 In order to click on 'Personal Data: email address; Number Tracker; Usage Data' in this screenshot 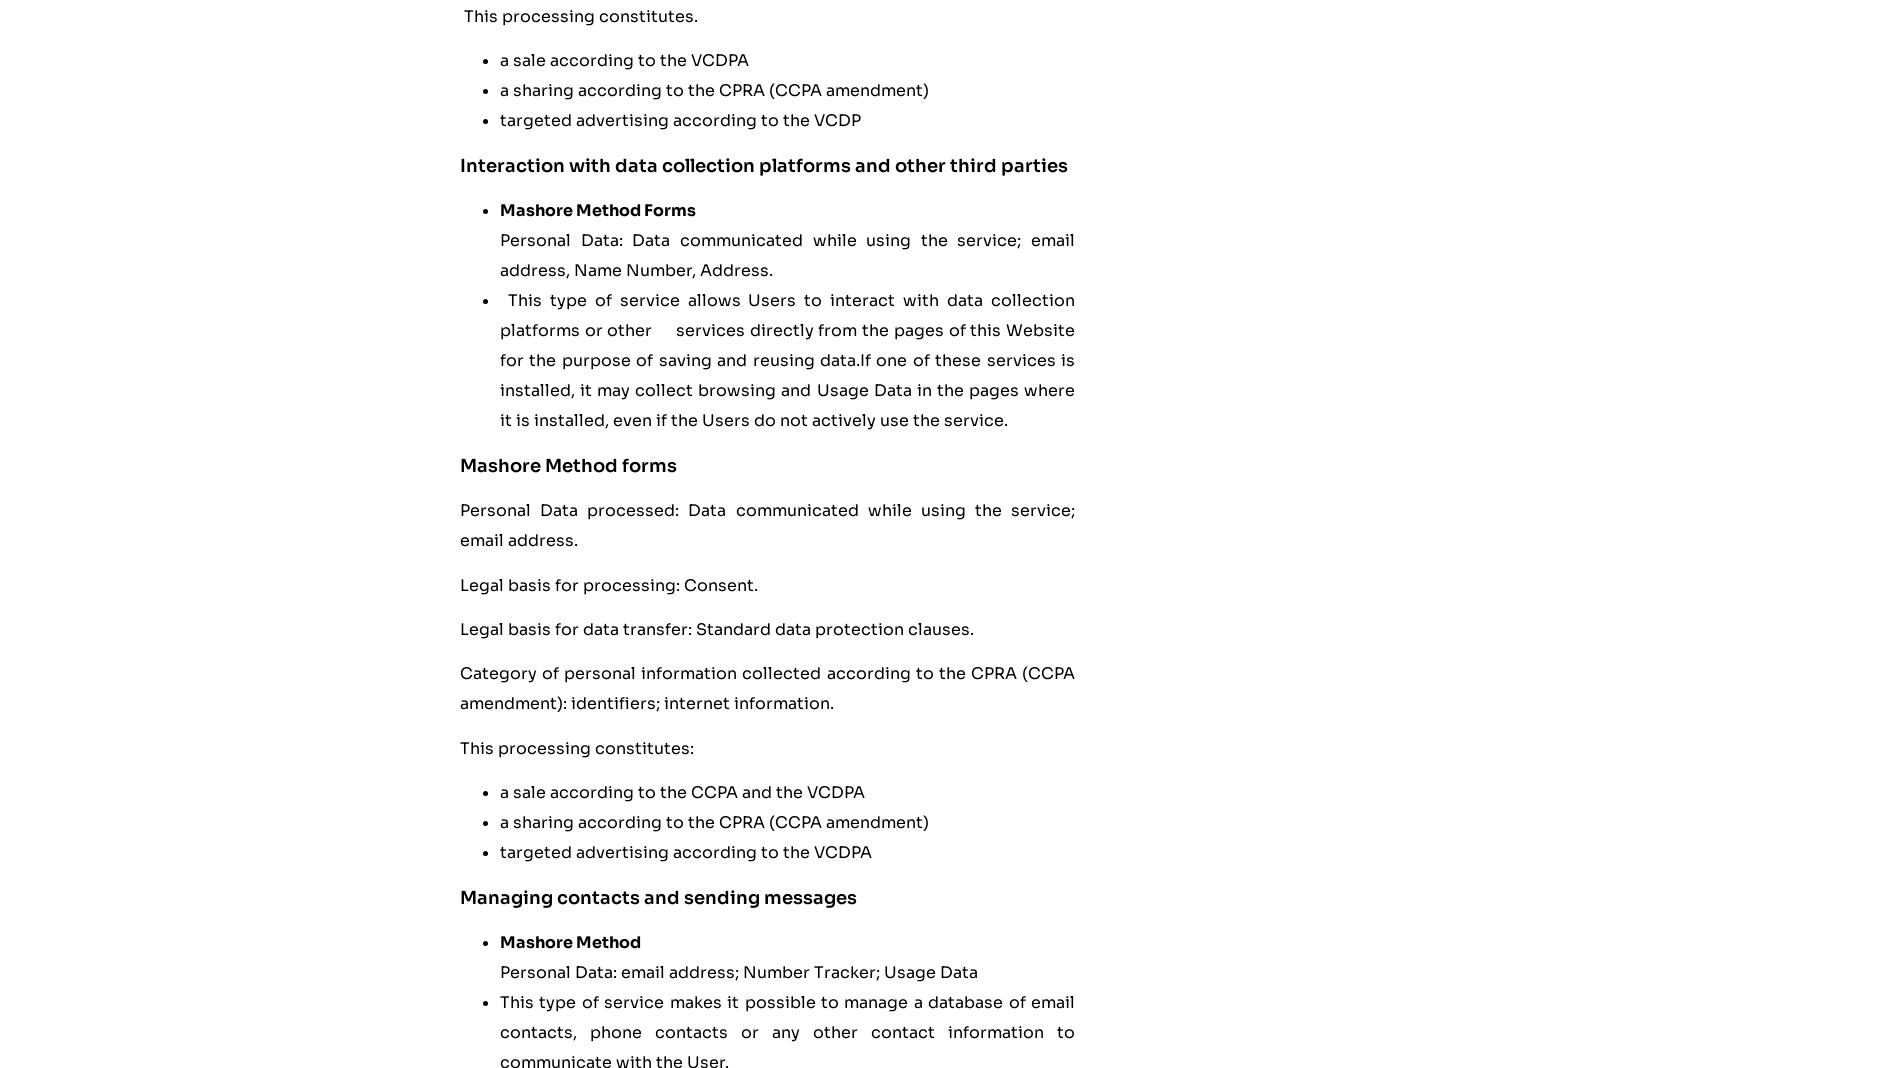, I will do `click(740, 972)`.